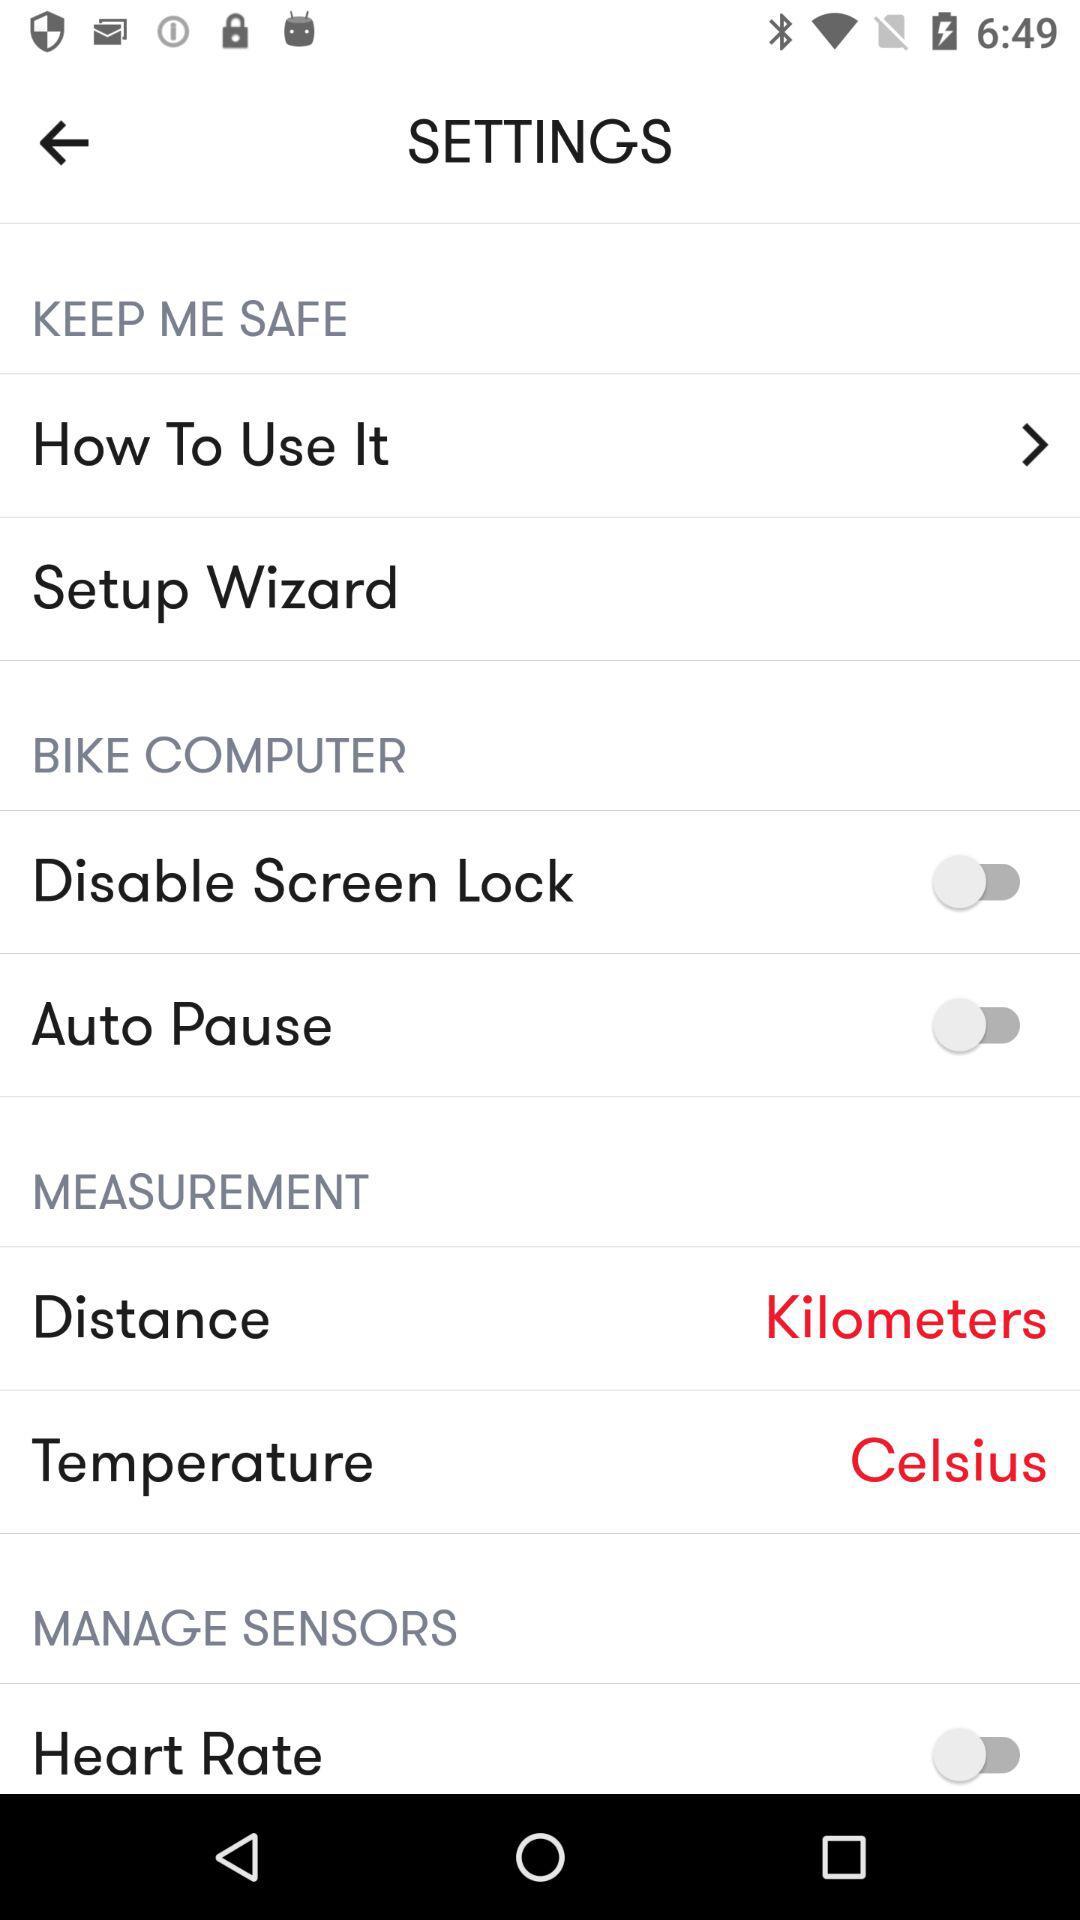 This screenshot has height=1920, width=1080. Describe the element at coordinates (985, 880) in the screenshot. I see `to disable screen lock` at that location.